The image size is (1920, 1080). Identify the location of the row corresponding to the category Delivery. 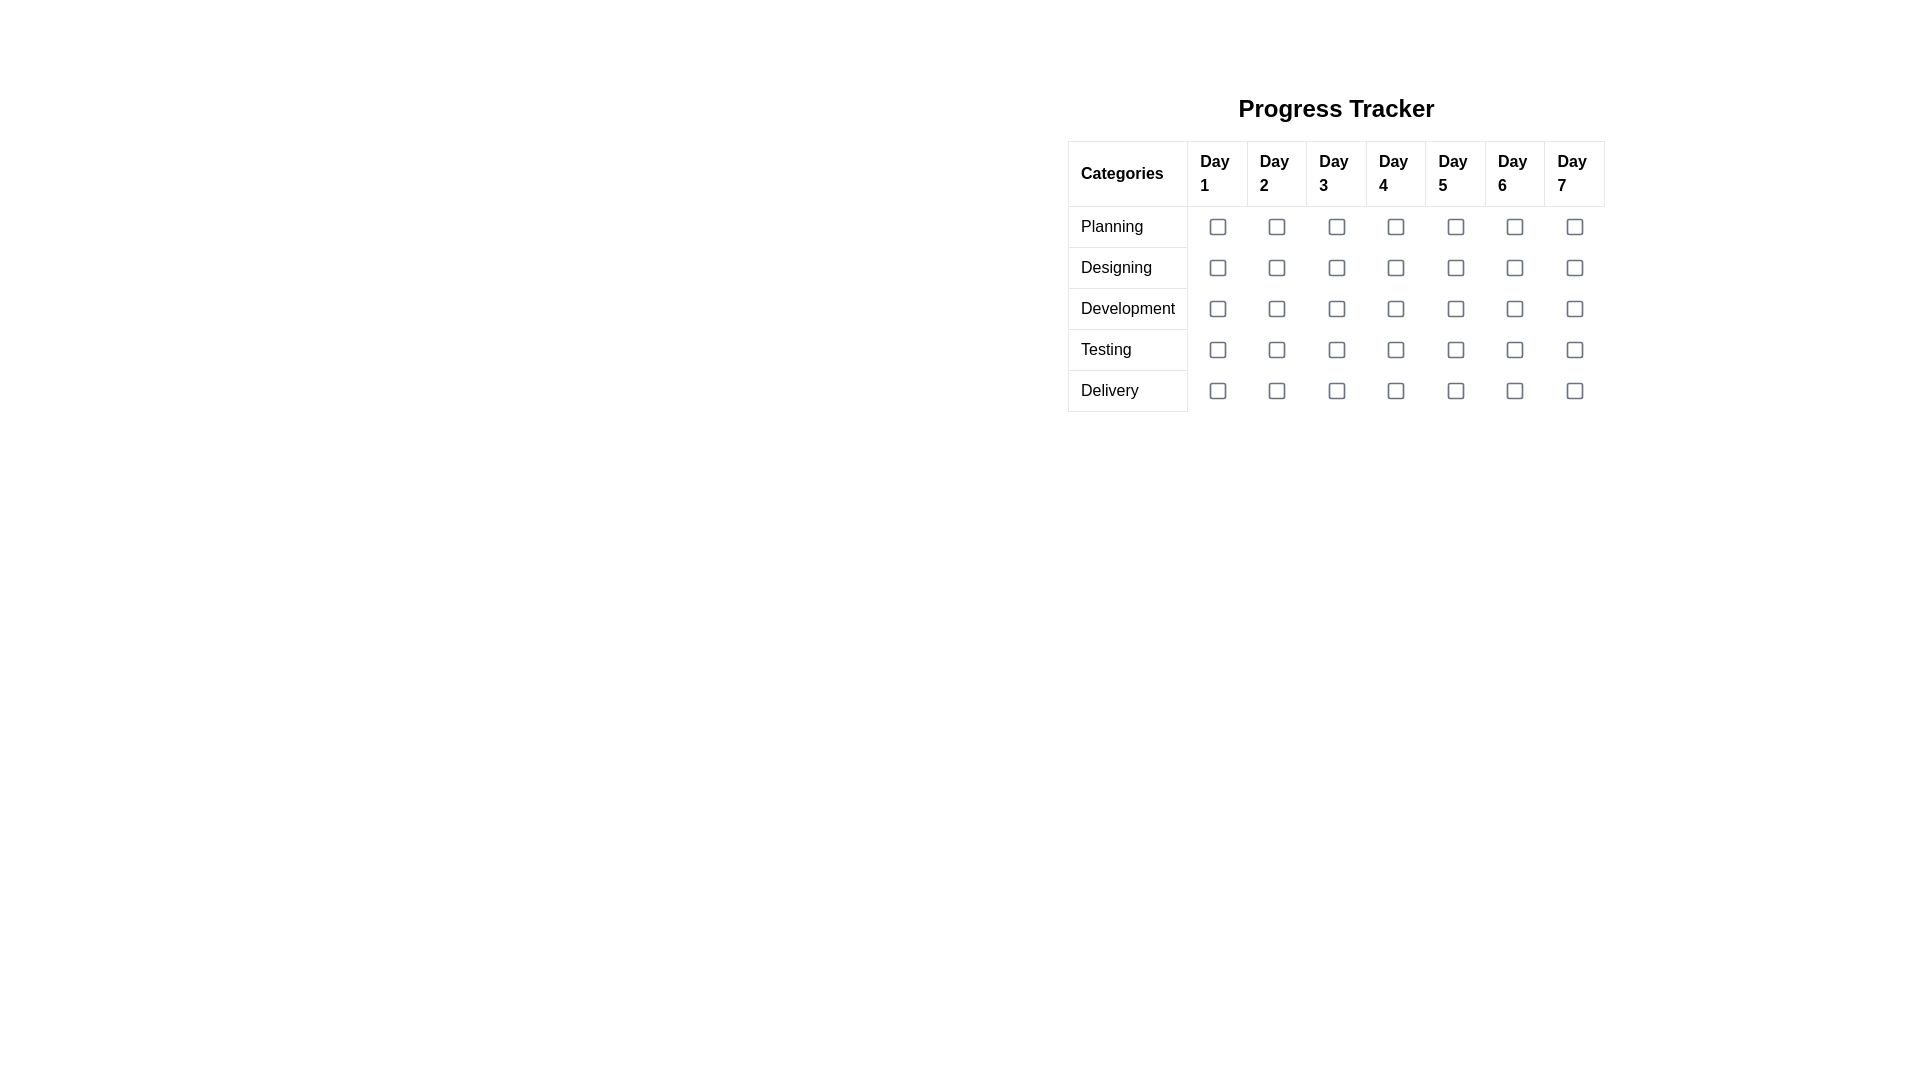
(1336, 390).